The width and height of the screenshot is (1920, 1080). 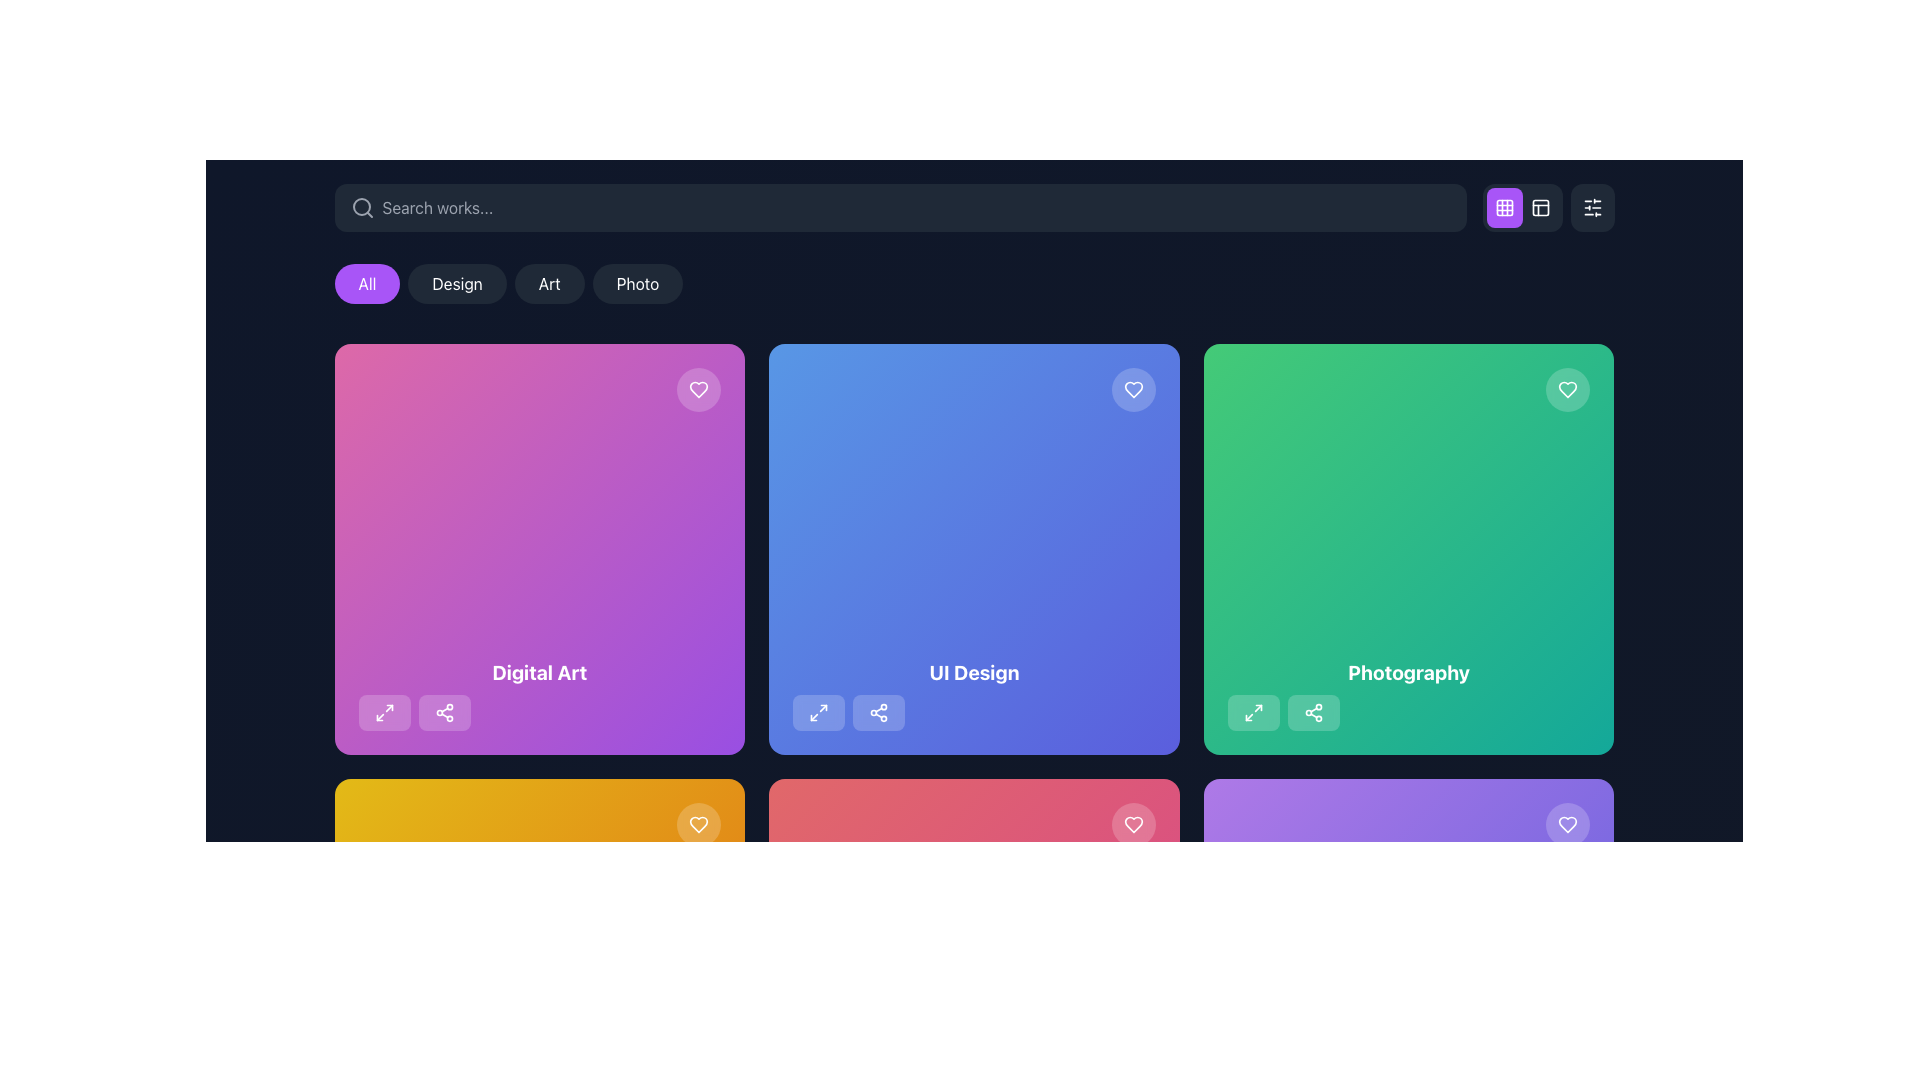 What do you see at coordinates (384, 711) in the screenshot?
I see `the button located at the bottom-left of the 'Digital Art' card to maximize the card content` at bounding box center [384, 711].